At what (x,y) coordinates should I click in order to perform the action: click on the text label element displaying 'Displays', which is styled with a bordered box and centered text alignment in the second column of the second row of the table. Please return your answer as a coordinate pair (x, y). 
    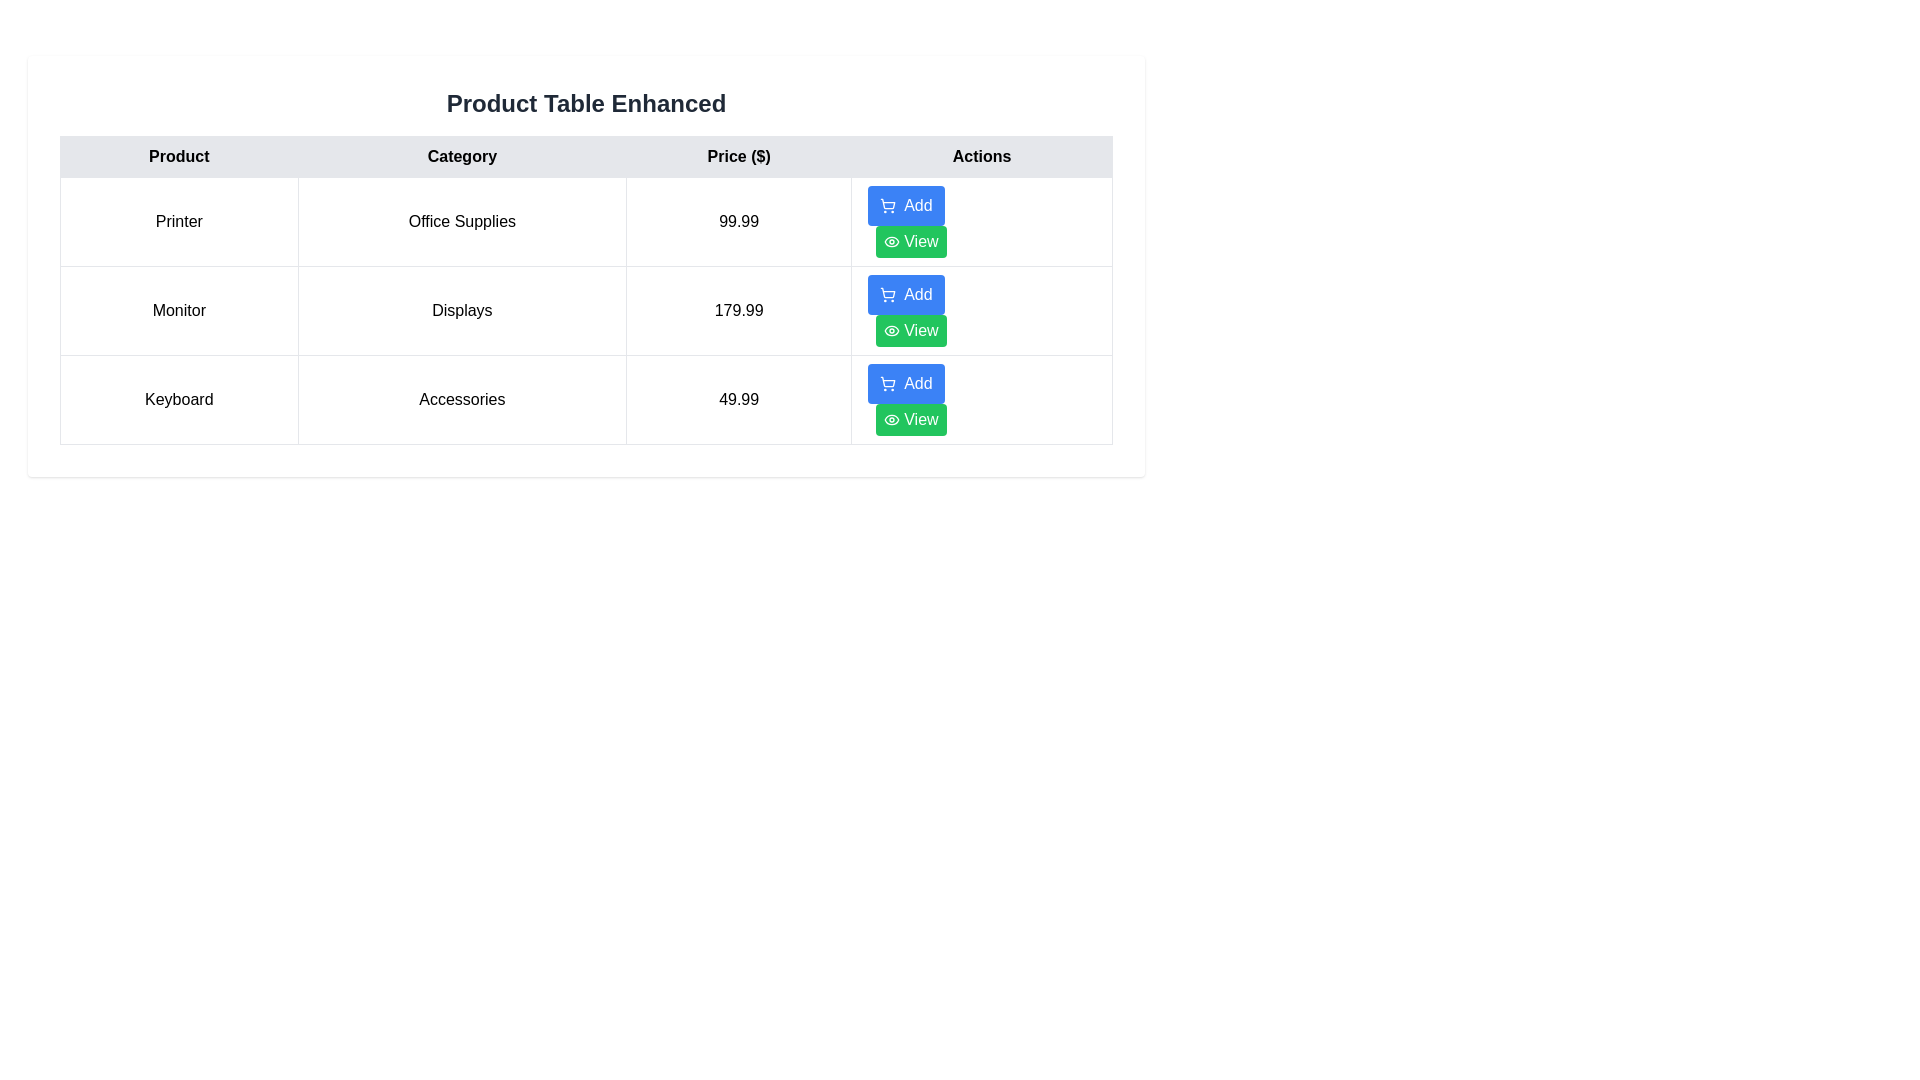
    Looking at the image, I should click on (461, 311).